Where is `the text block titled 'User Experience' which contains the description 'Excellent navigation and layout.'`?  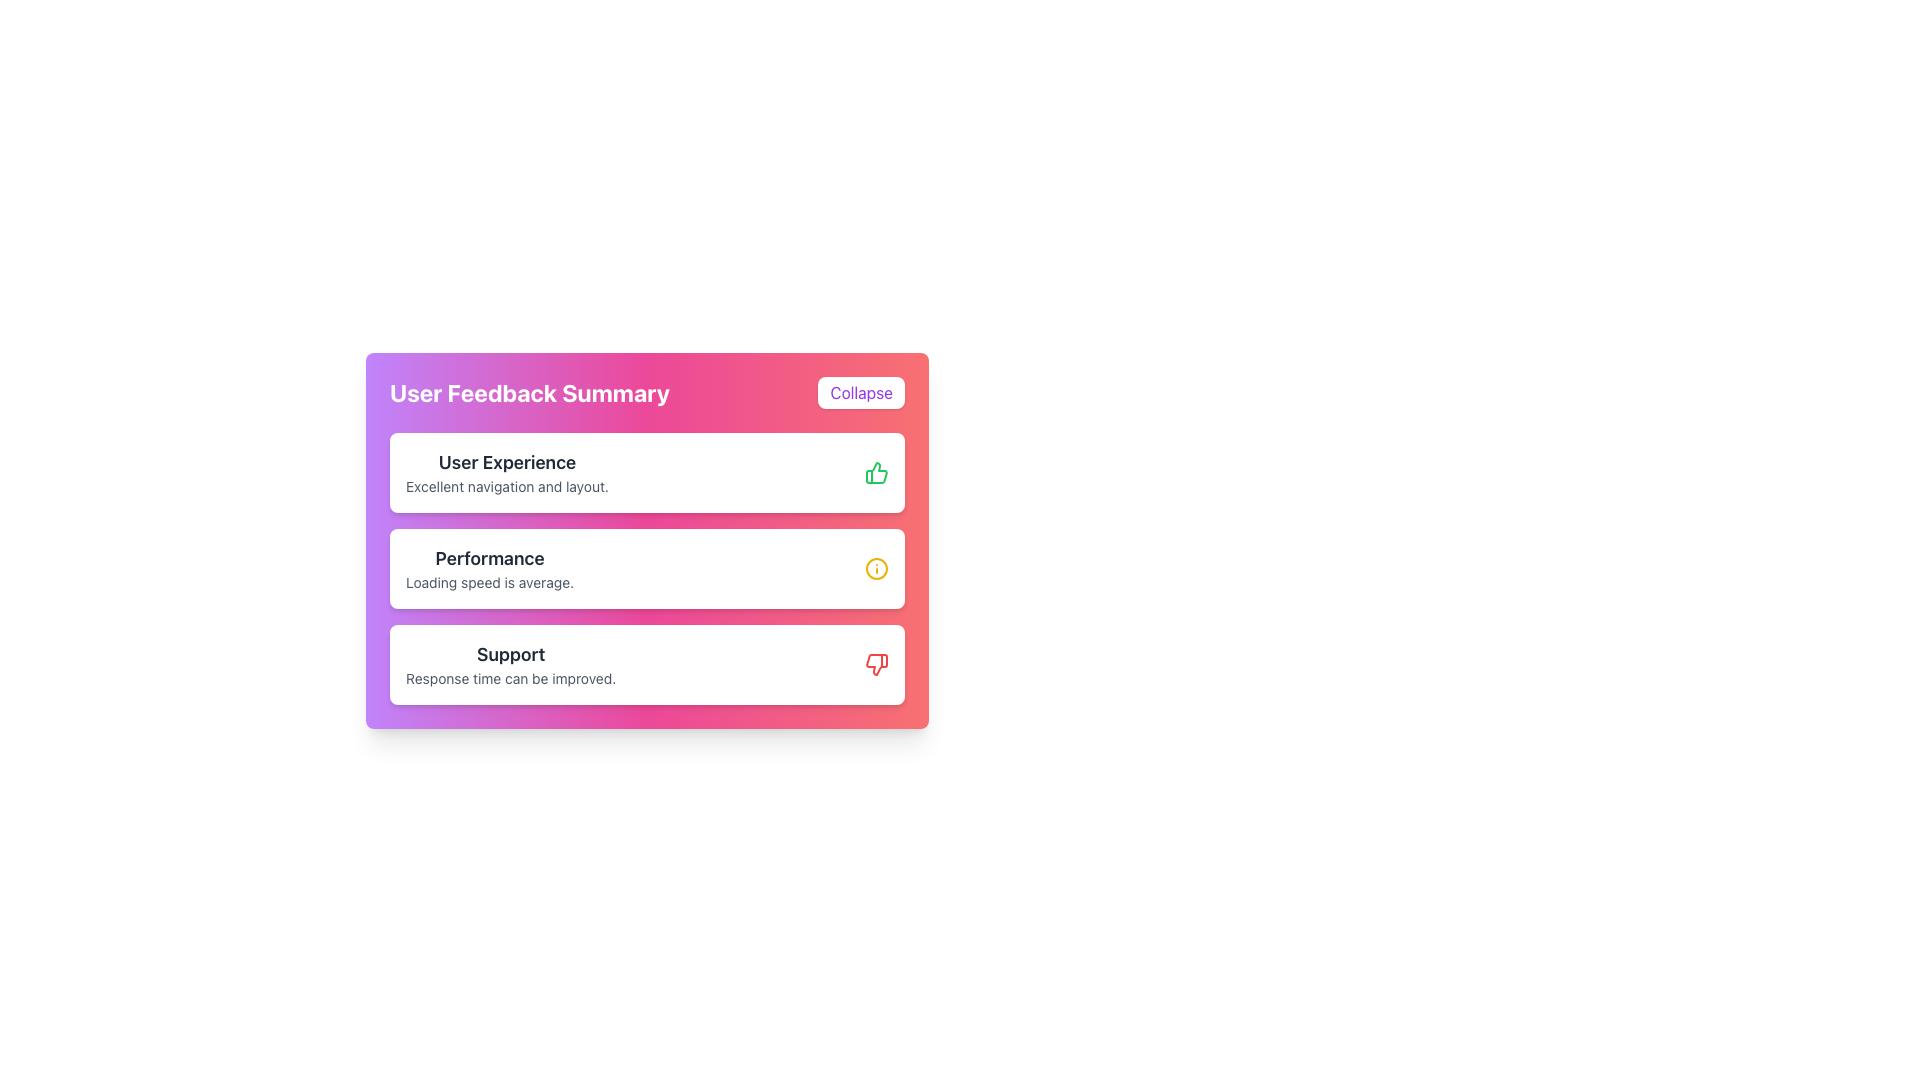 the text block titled 'User Experience' which contains the description 'Excellent navigation and layout.' is located at coordinates (507, 473).